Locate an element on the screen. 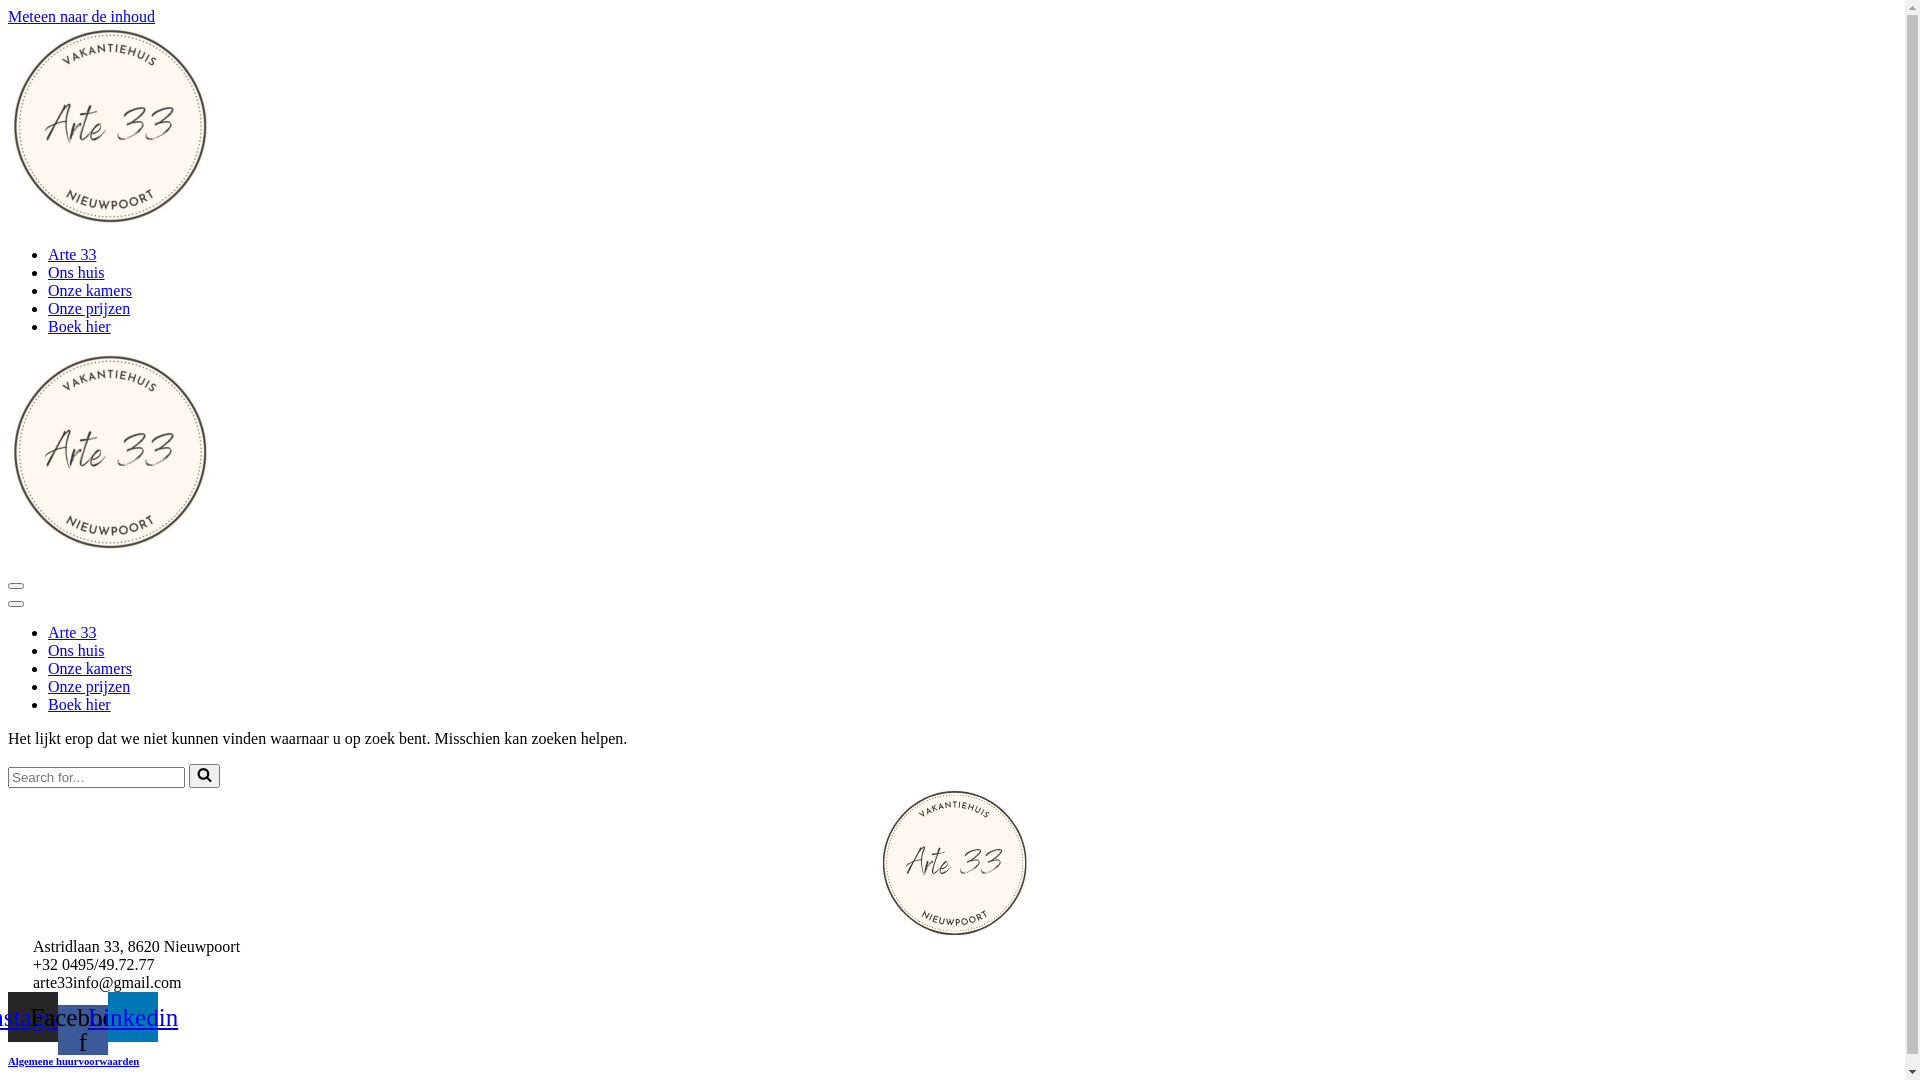  'Onze kamers' is located at coordinates (89, 290).